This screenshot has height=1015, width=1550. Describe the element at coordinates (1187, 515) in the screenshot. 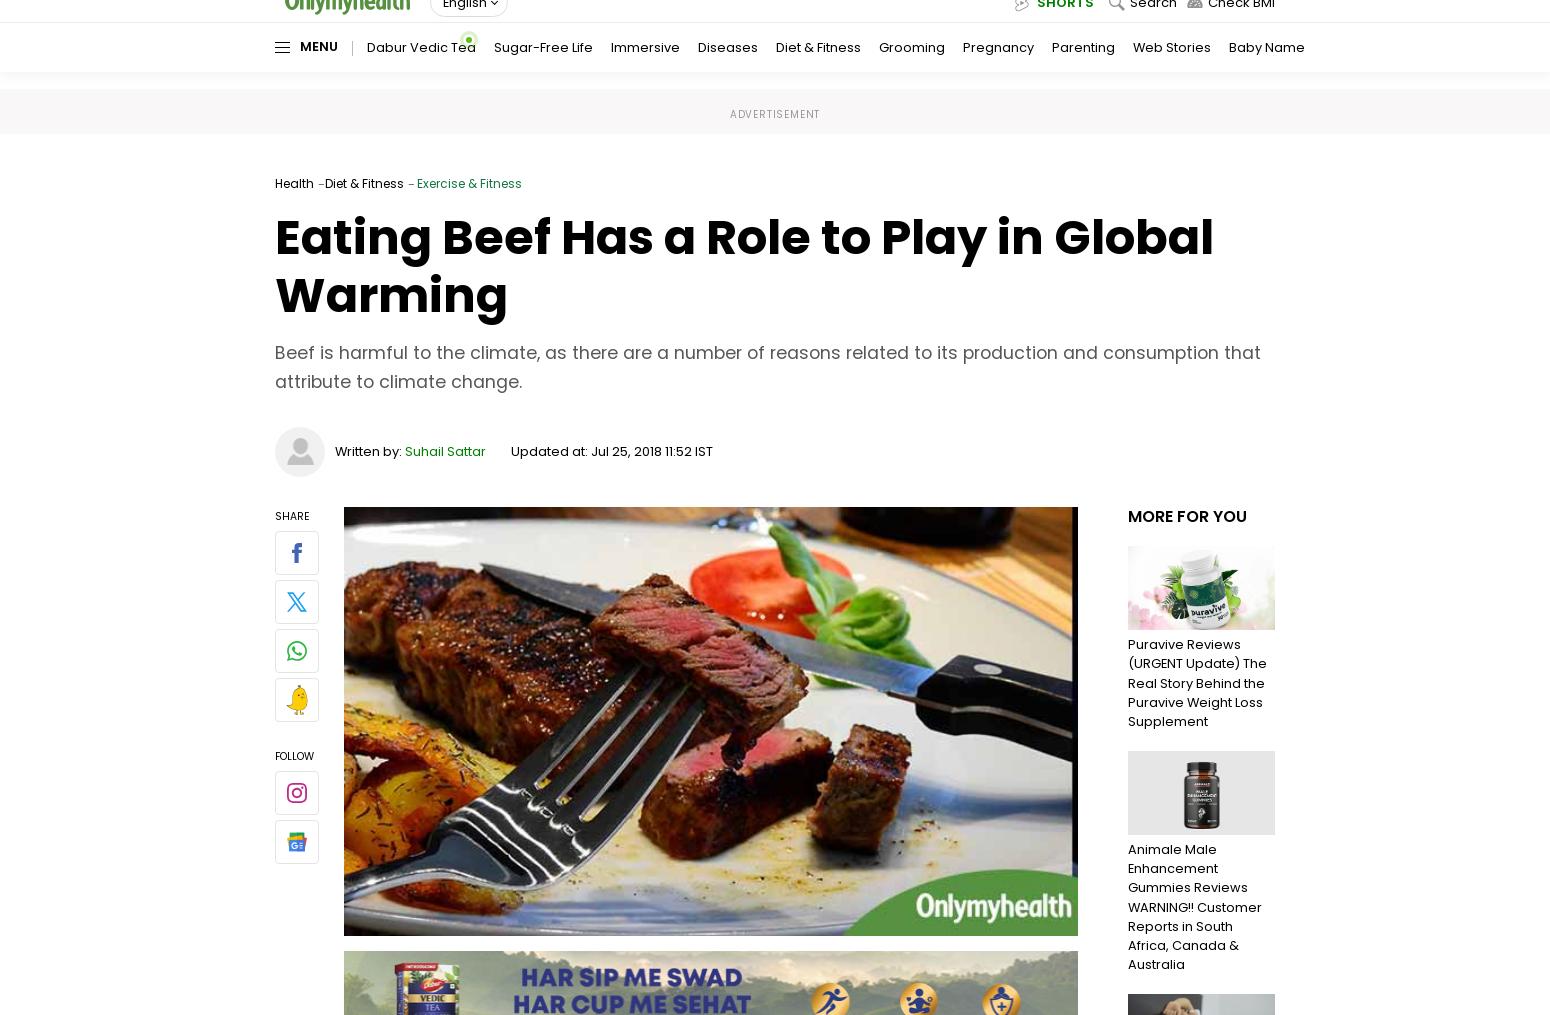

I see `'MORE FOR YOU'` at that location.